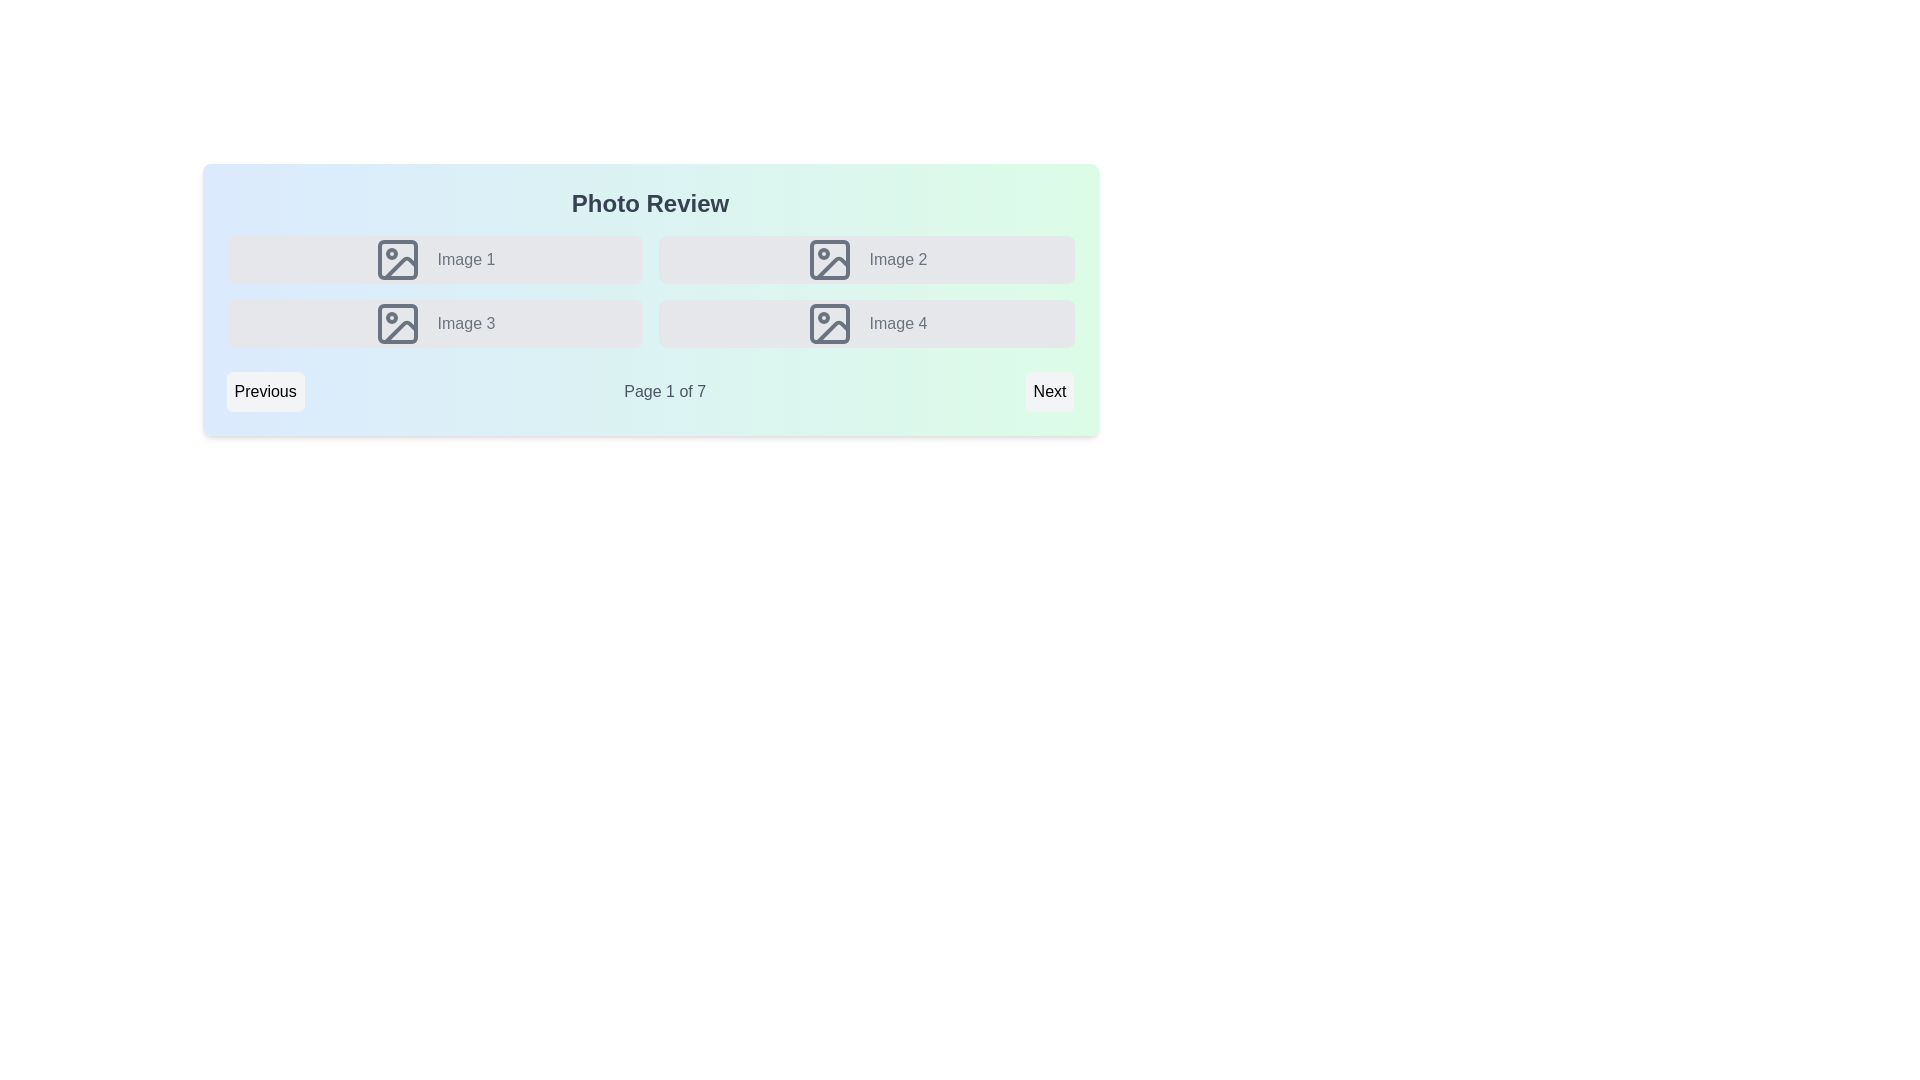 The width and height of the screenshot is (1920, 1080). Describe the element at coordinates (433, 258) in the screenshot. I see `the first card component in the top-left corner of the grid layout, which serves as a visual representation for an image in a photo review interface` at that location.